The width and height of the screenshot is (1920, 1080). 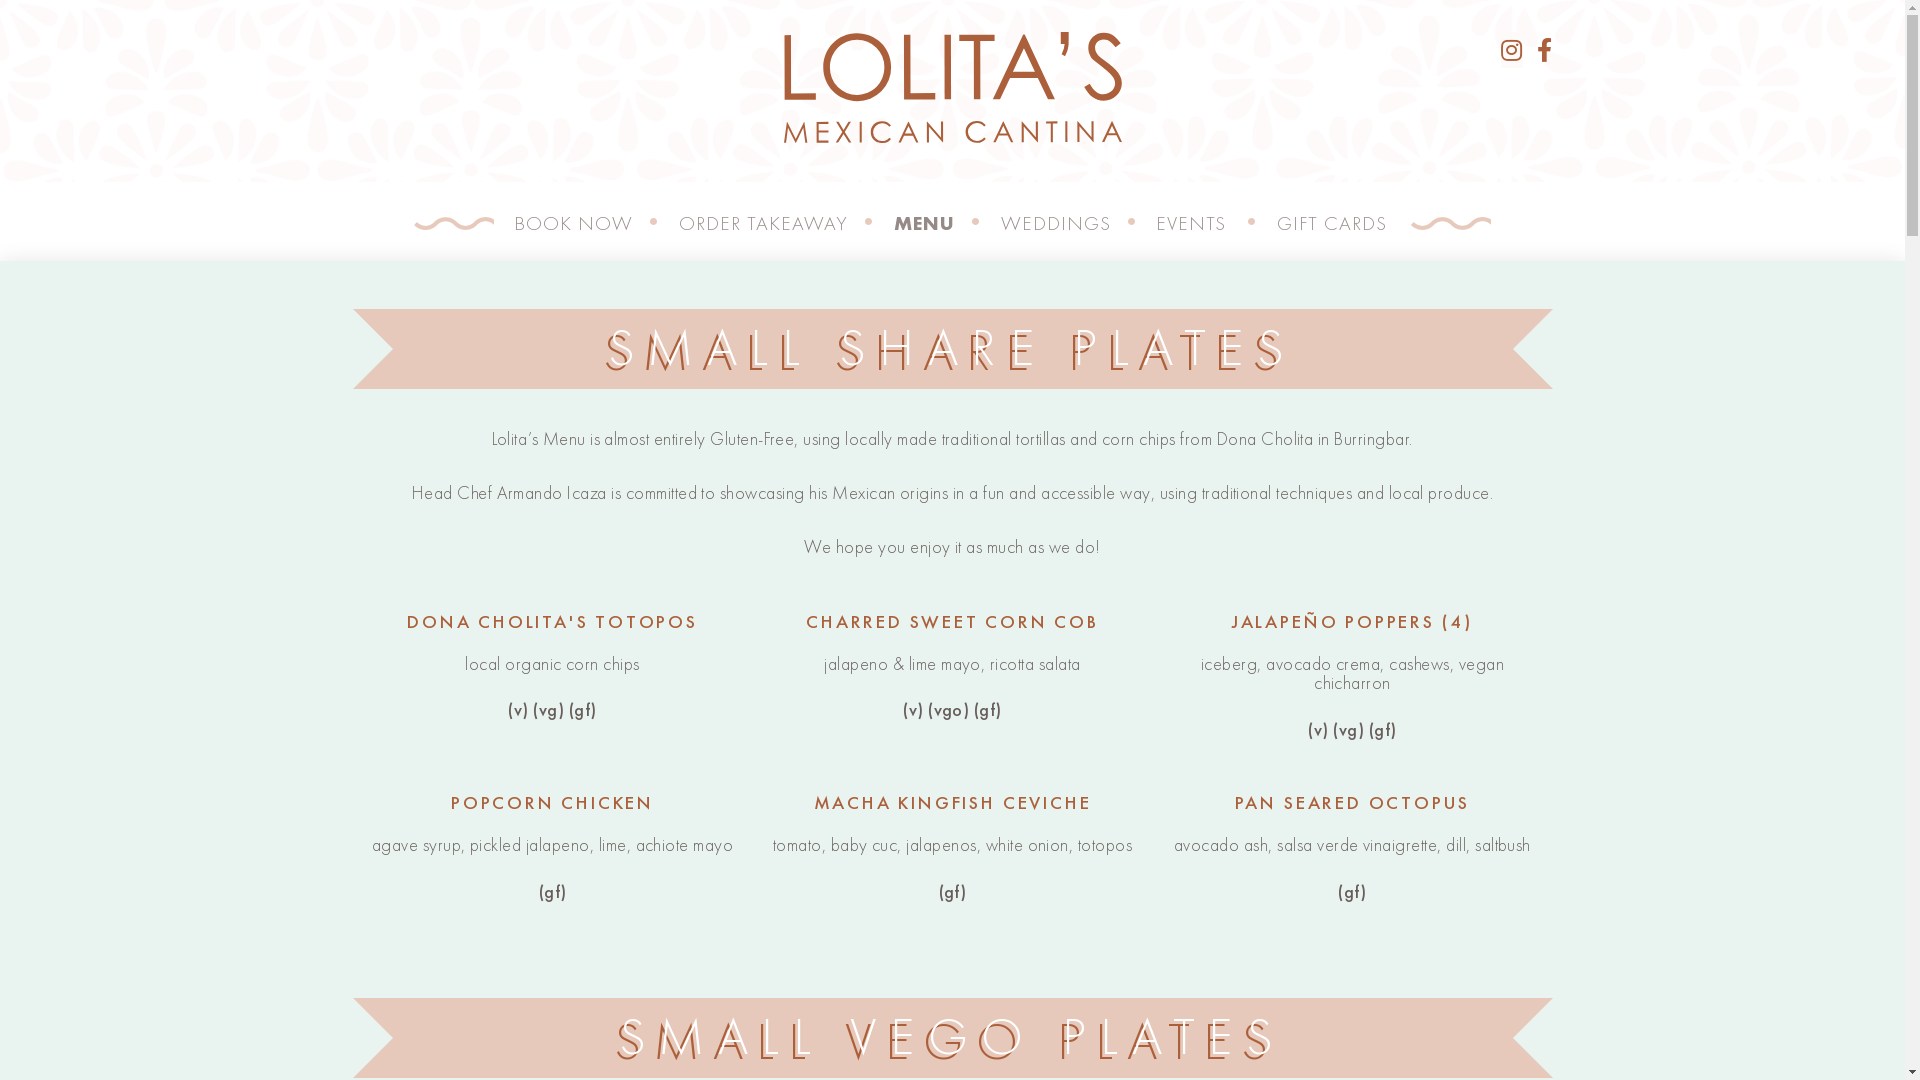 I want to click on 'MENU', so click(x=892, y=223).